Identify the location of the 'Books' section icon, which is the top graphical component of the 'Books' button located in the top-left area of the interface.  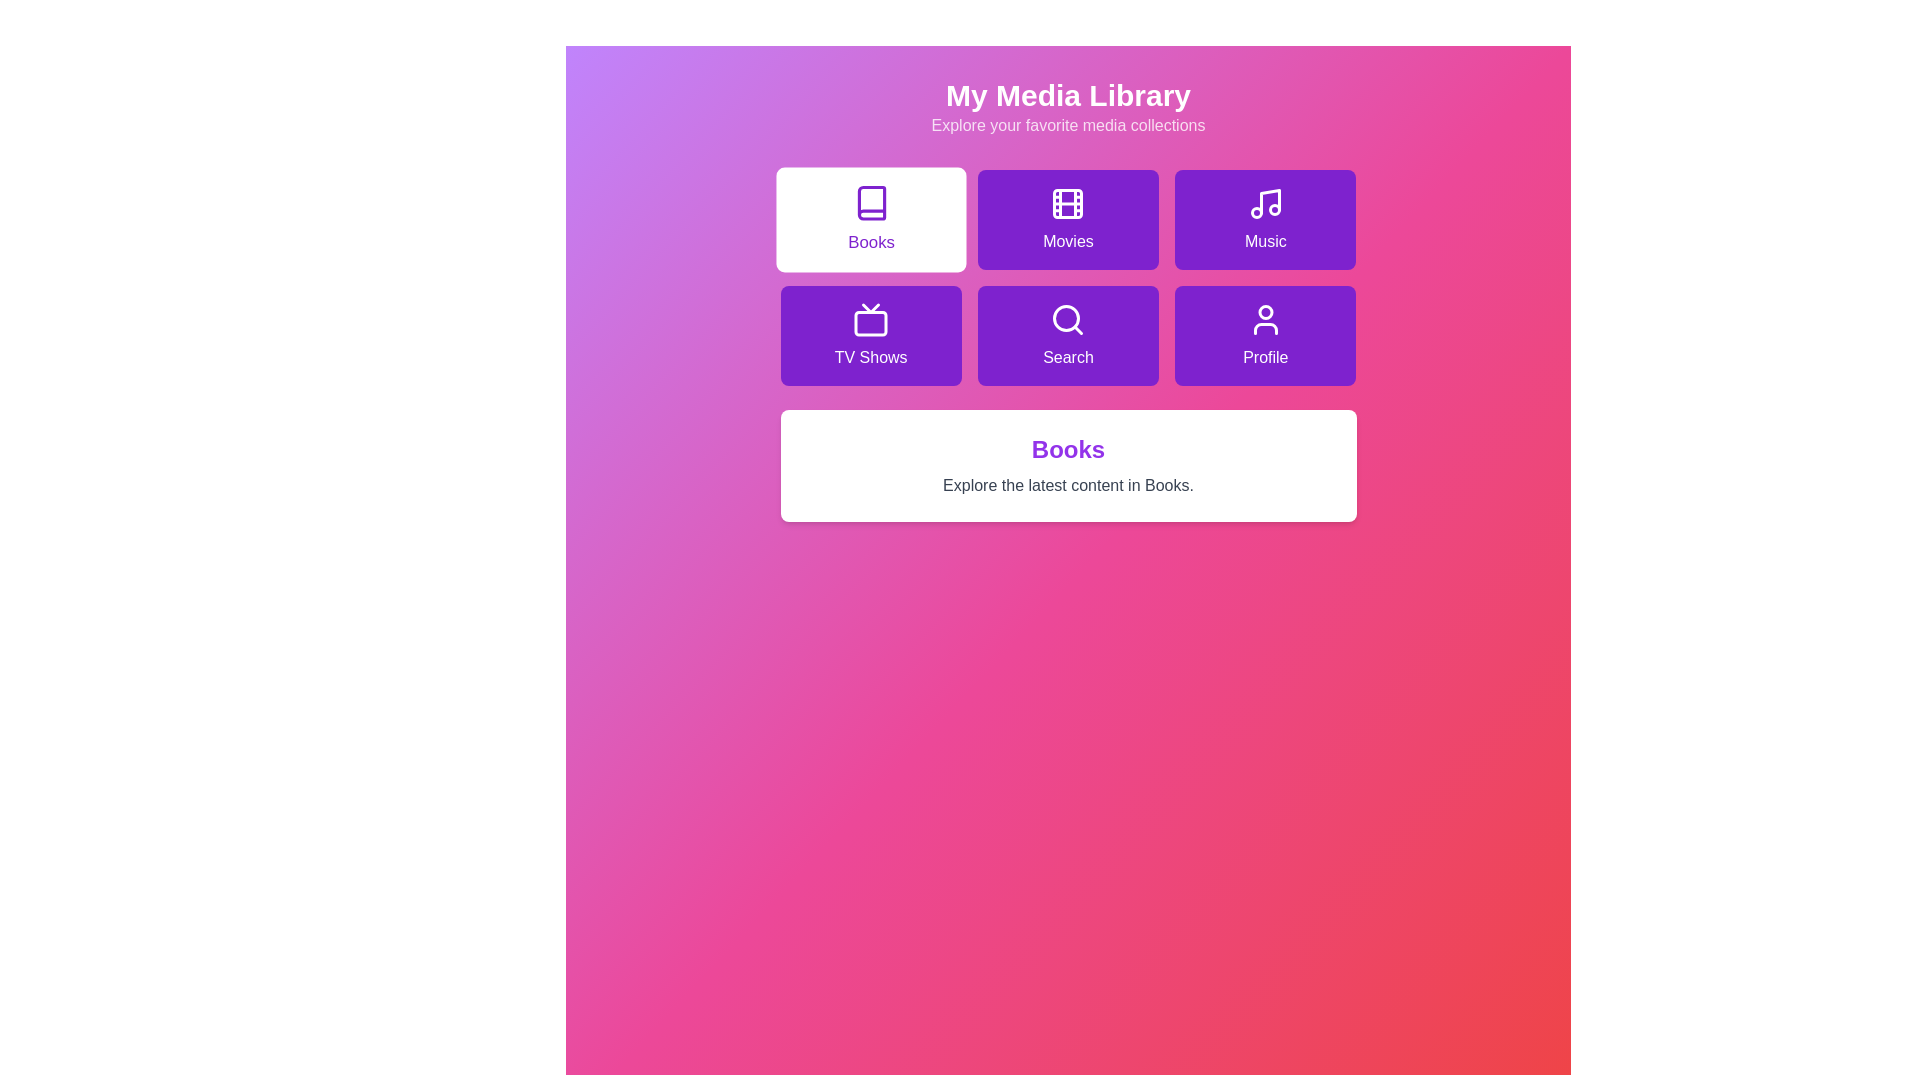
(871, 203).